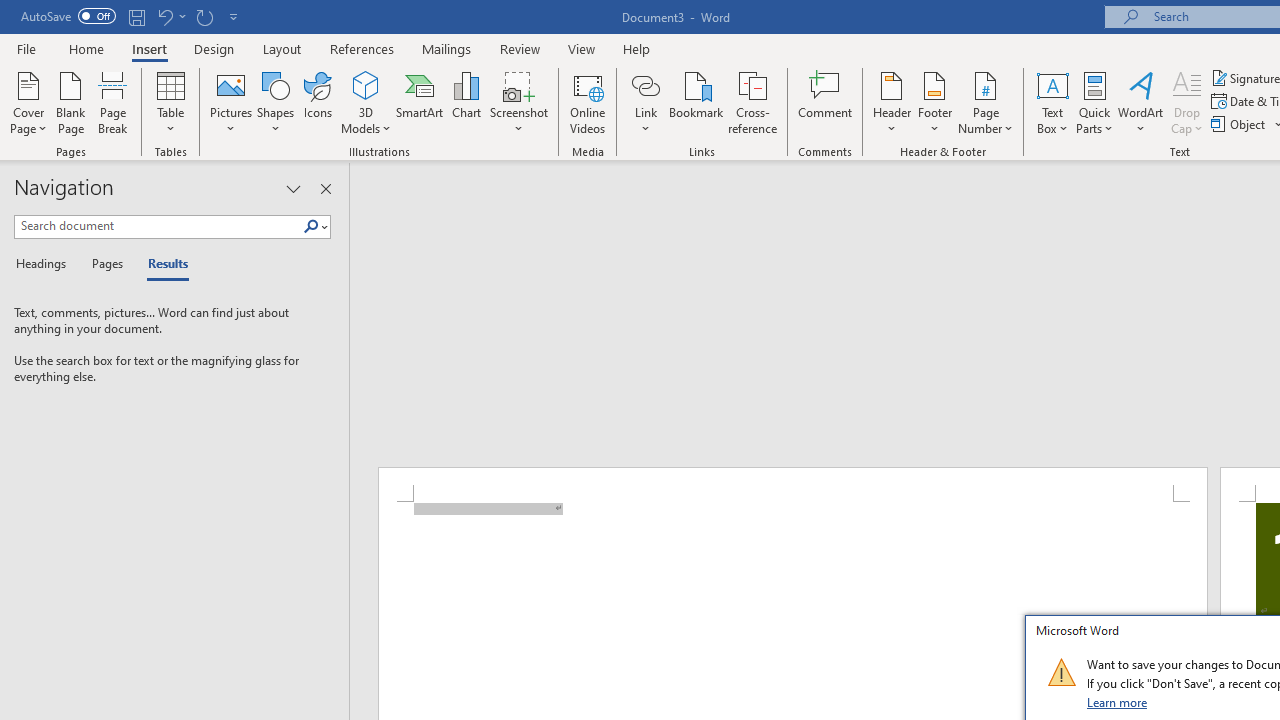 This screenshot has width=1280, height=720. What do you see at coordinates (934, 103) in the screenshot?
I see `'Footer'` at bounding box center [934, 103].